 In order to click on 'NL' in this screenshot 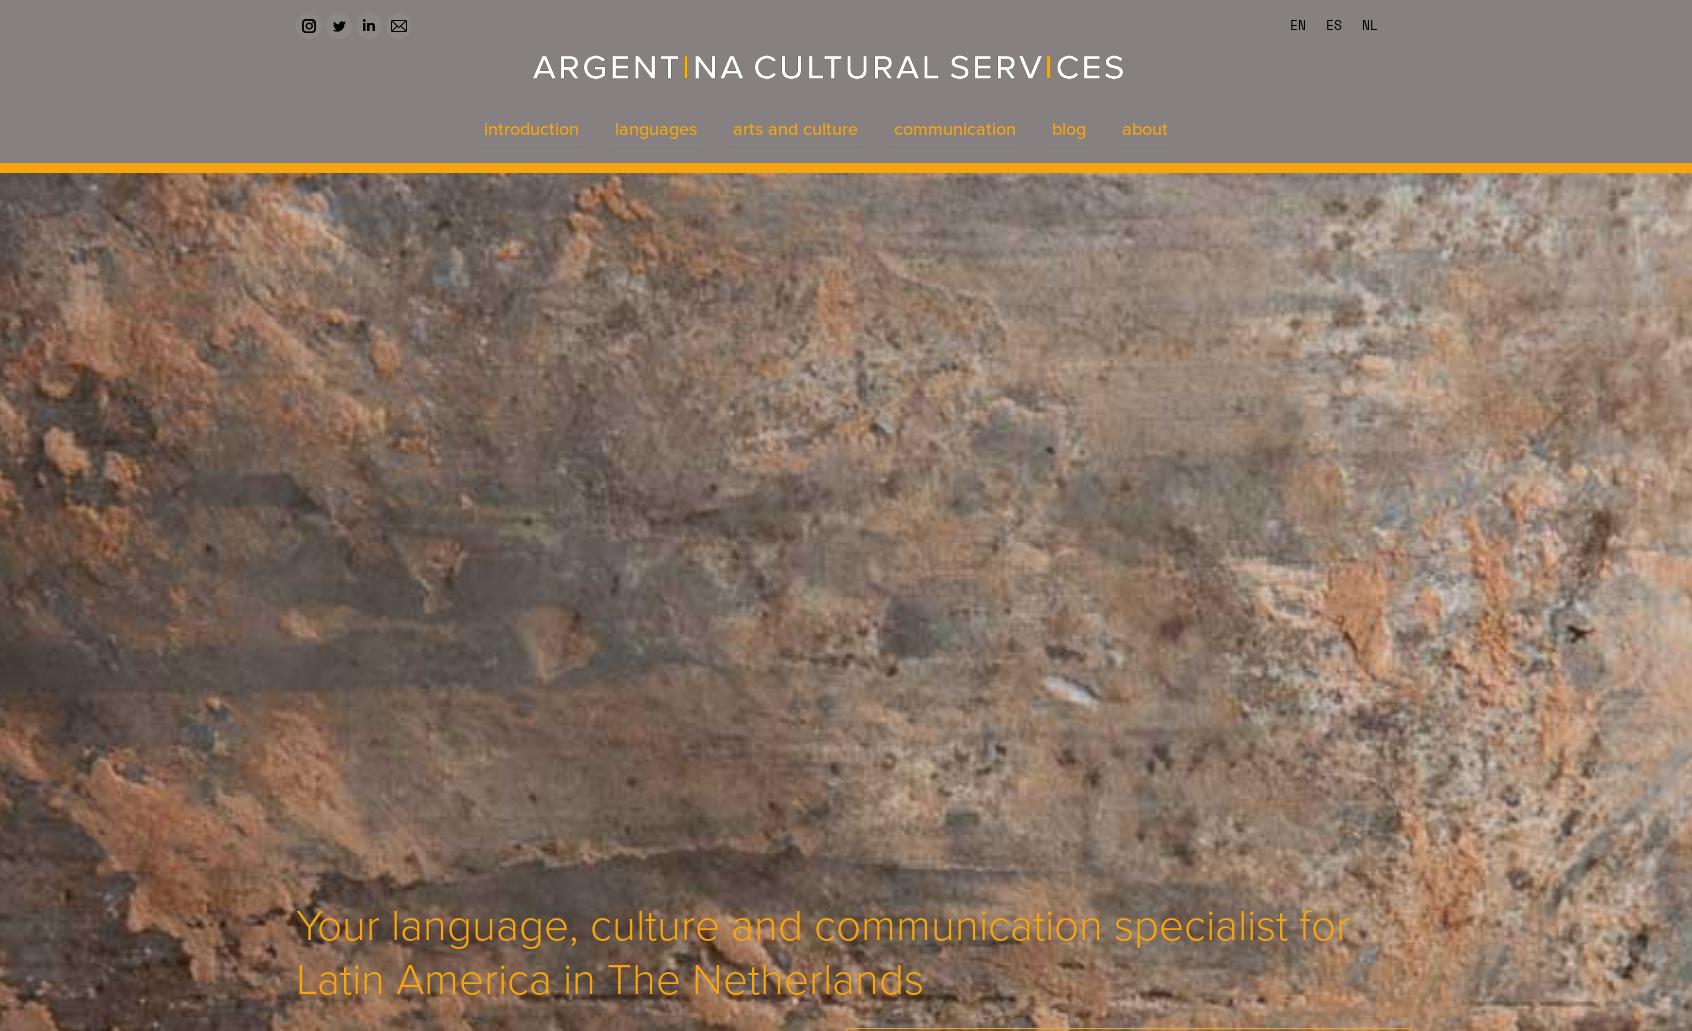, I will do `click(1370, 24)`.